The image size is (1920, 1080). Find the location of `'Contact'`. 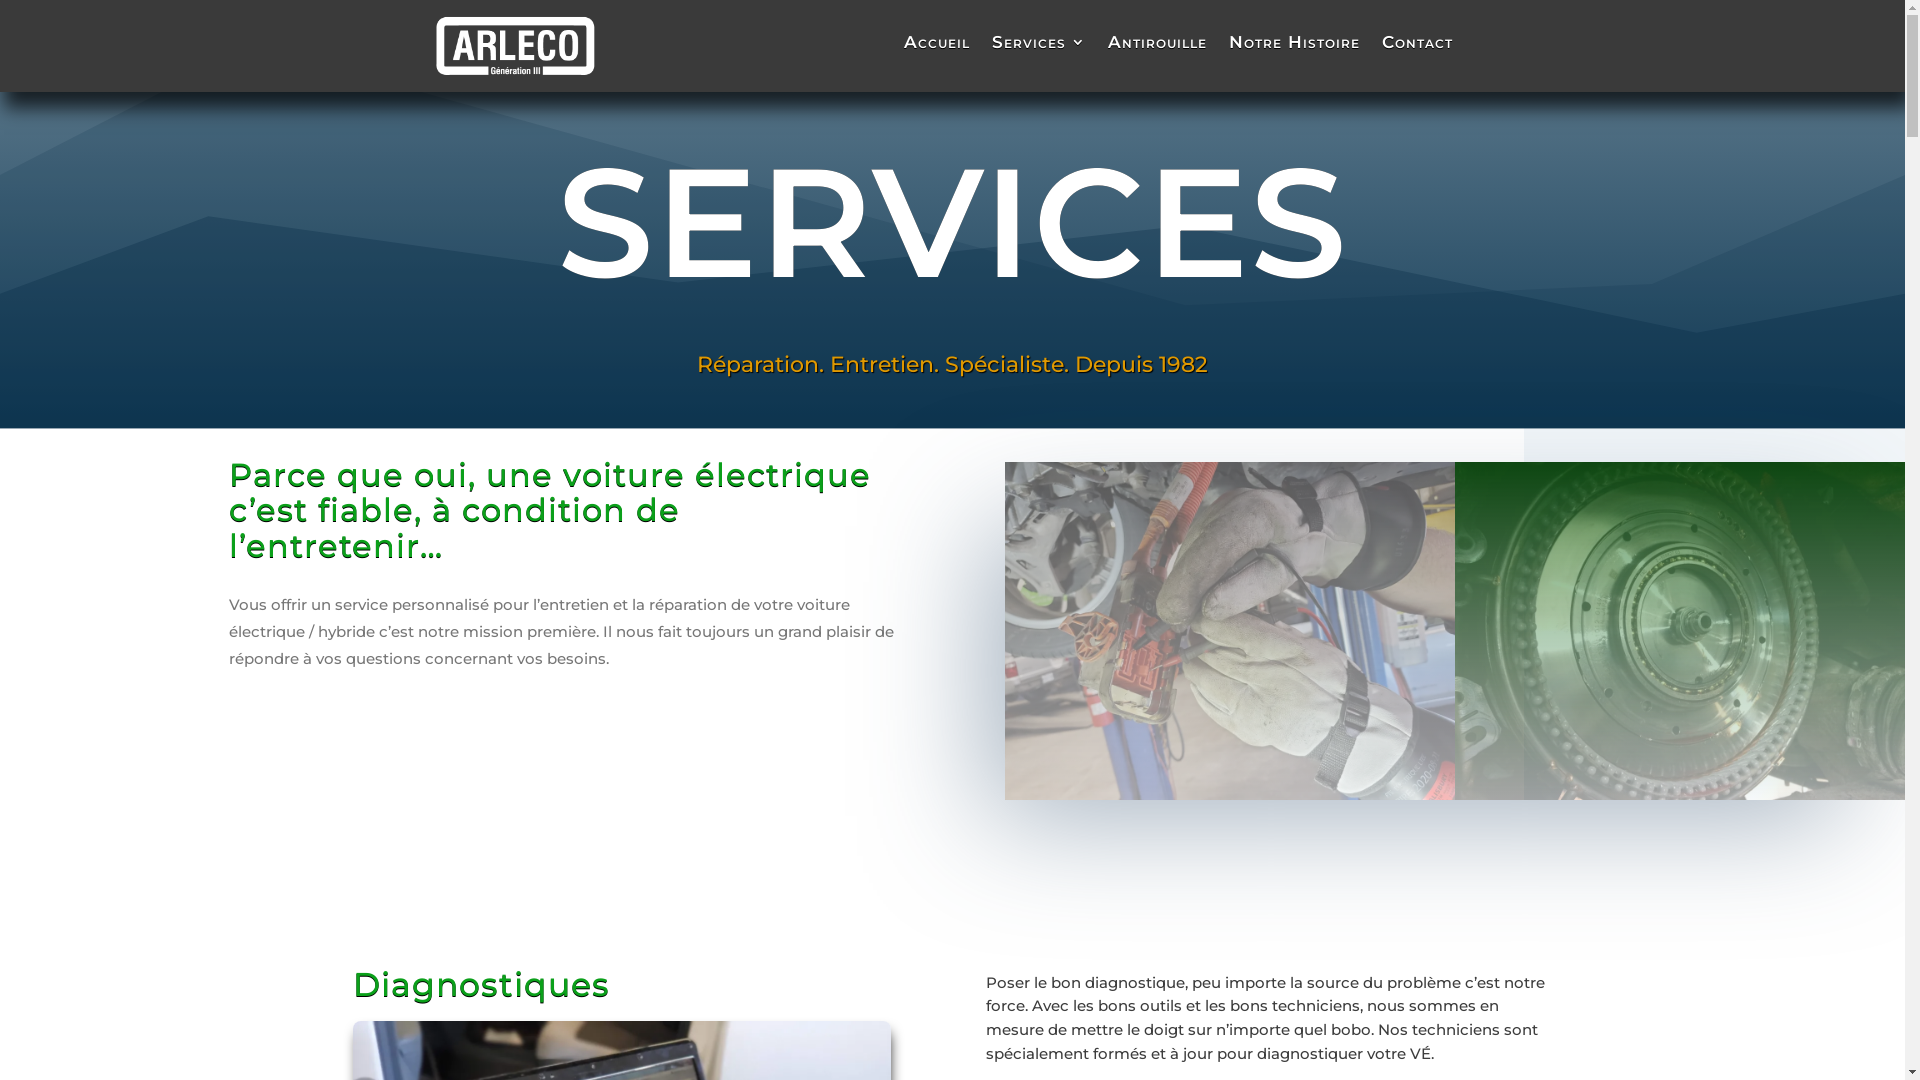

'Contact' is located at coordinates (1416, 45).